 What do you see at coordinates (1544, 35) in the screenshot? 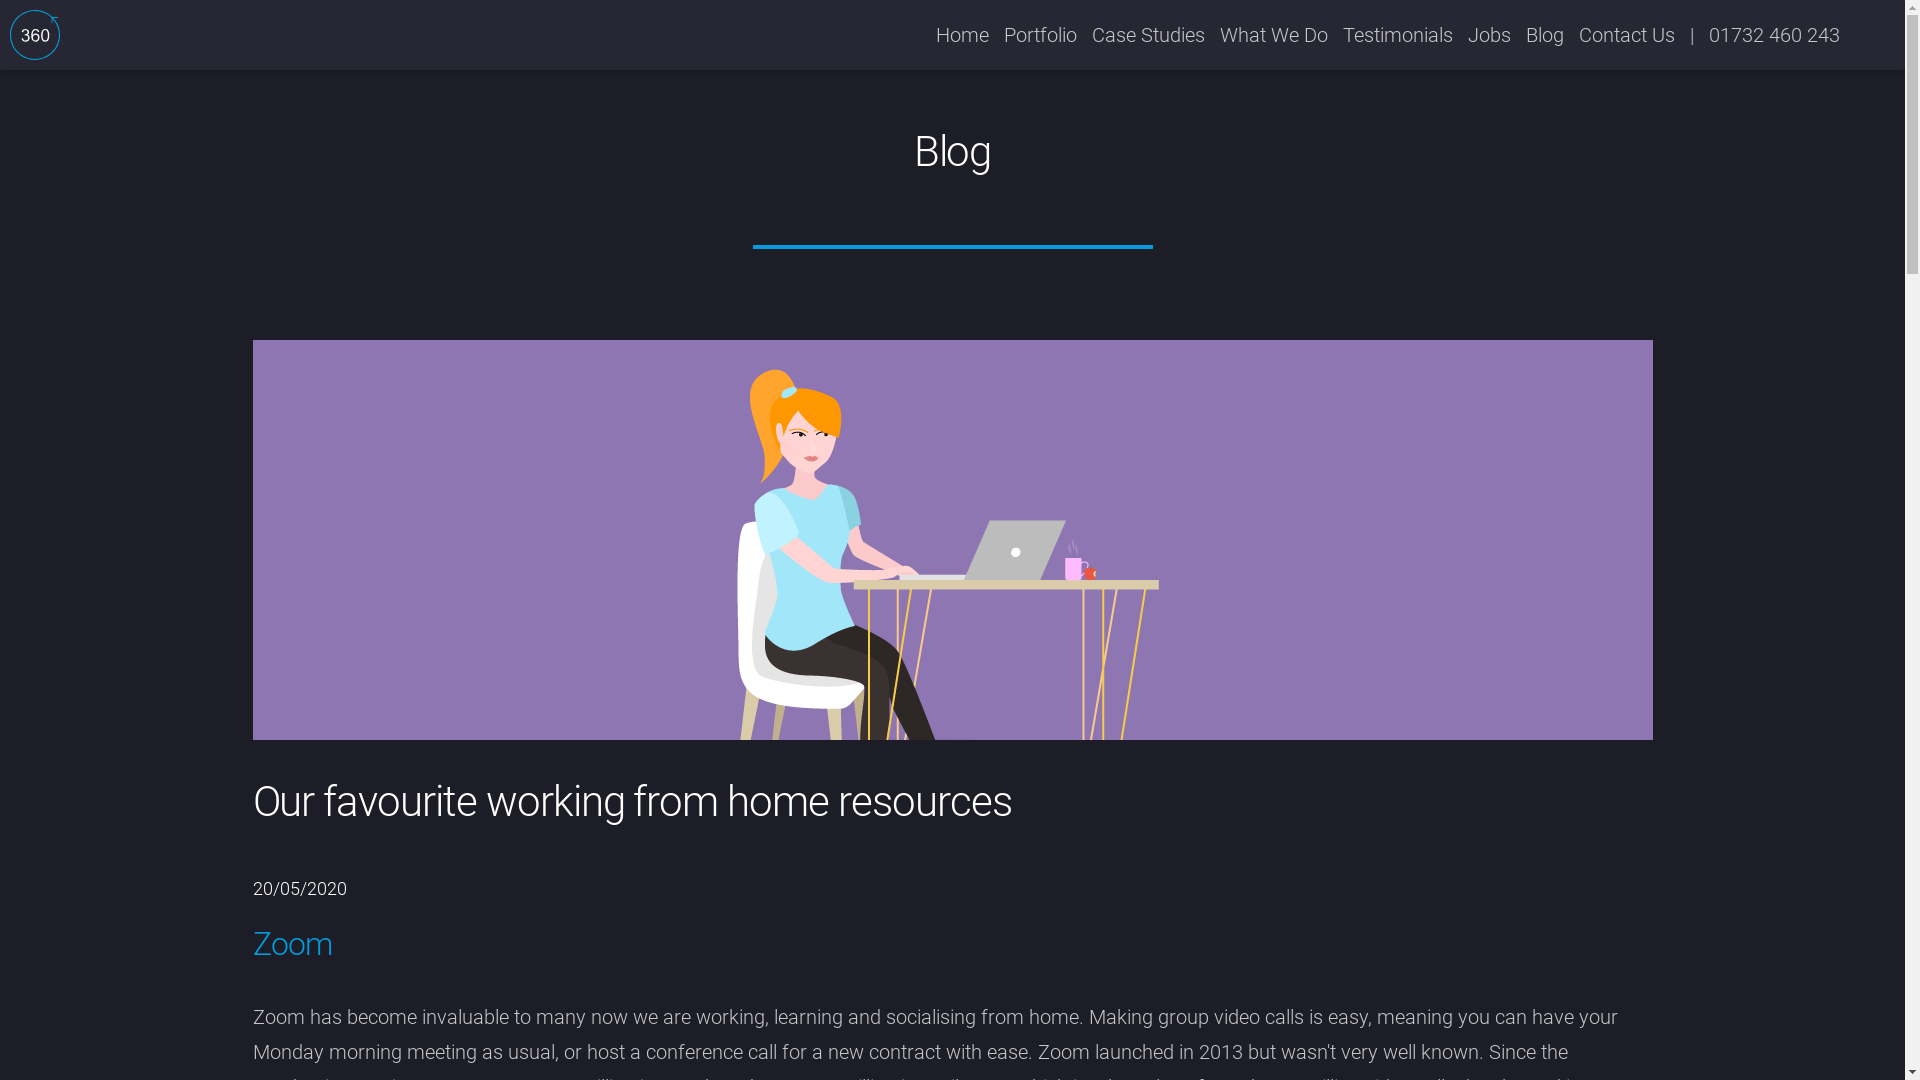
I see `'Blog'` at bounding box center [1544, 35].